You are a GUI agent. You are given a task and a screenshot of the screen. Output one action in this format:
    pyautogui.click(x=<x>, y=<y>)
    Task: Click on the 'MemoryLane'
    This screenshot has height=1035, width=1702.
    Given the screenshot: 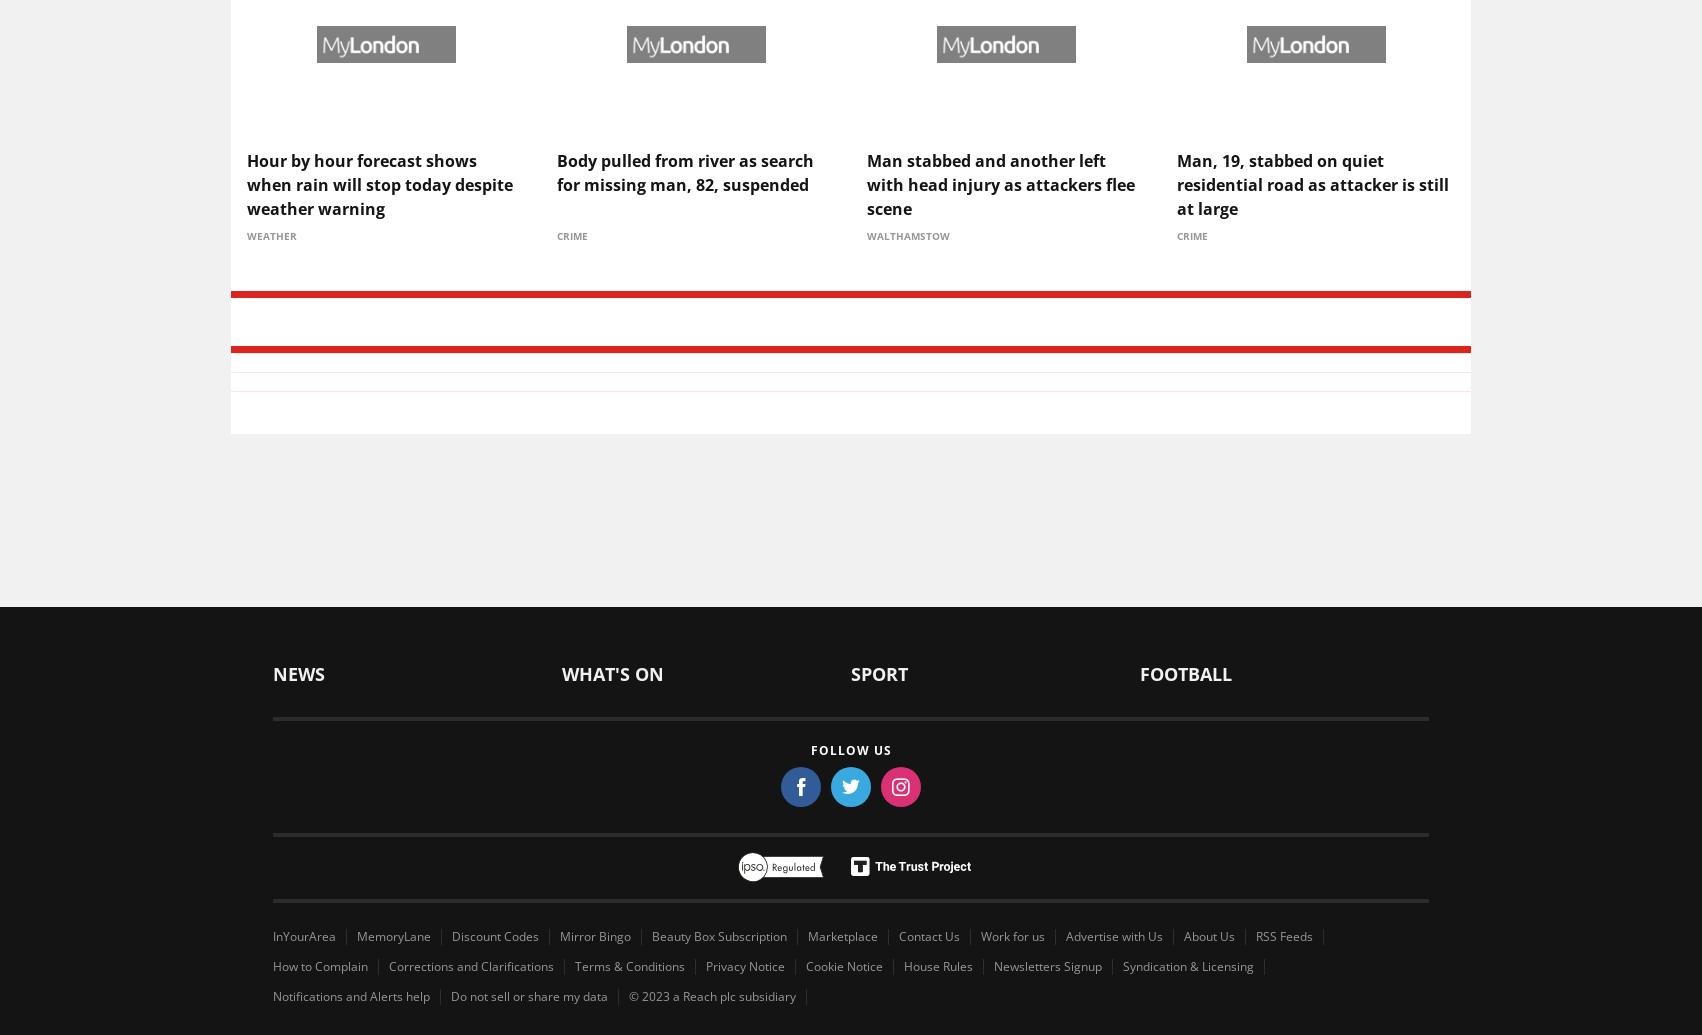 What is the action you would take?
    pyautogui.click(x=394, y=934)
    